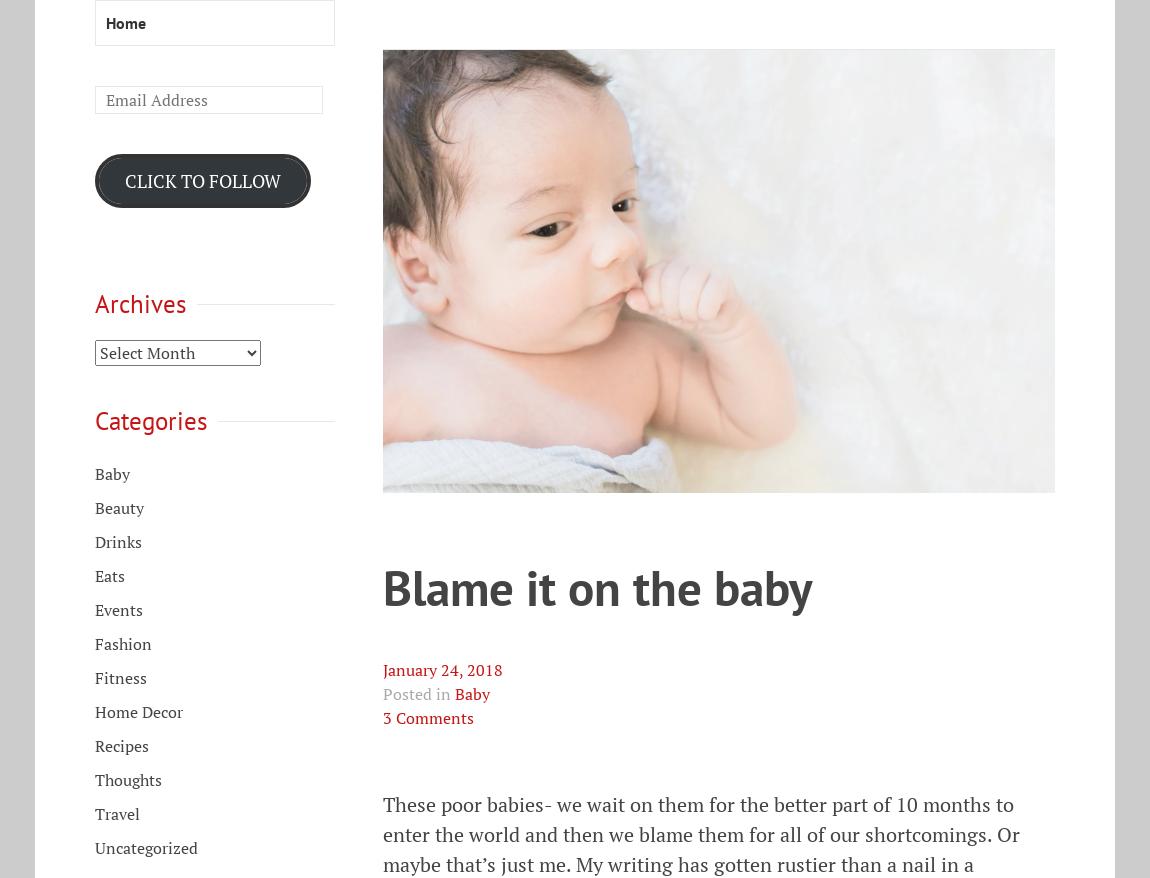  What do you see at coordinates (122, 643) in the screenshot?
I see `'Fashion'` at bounding box center [122, 643].